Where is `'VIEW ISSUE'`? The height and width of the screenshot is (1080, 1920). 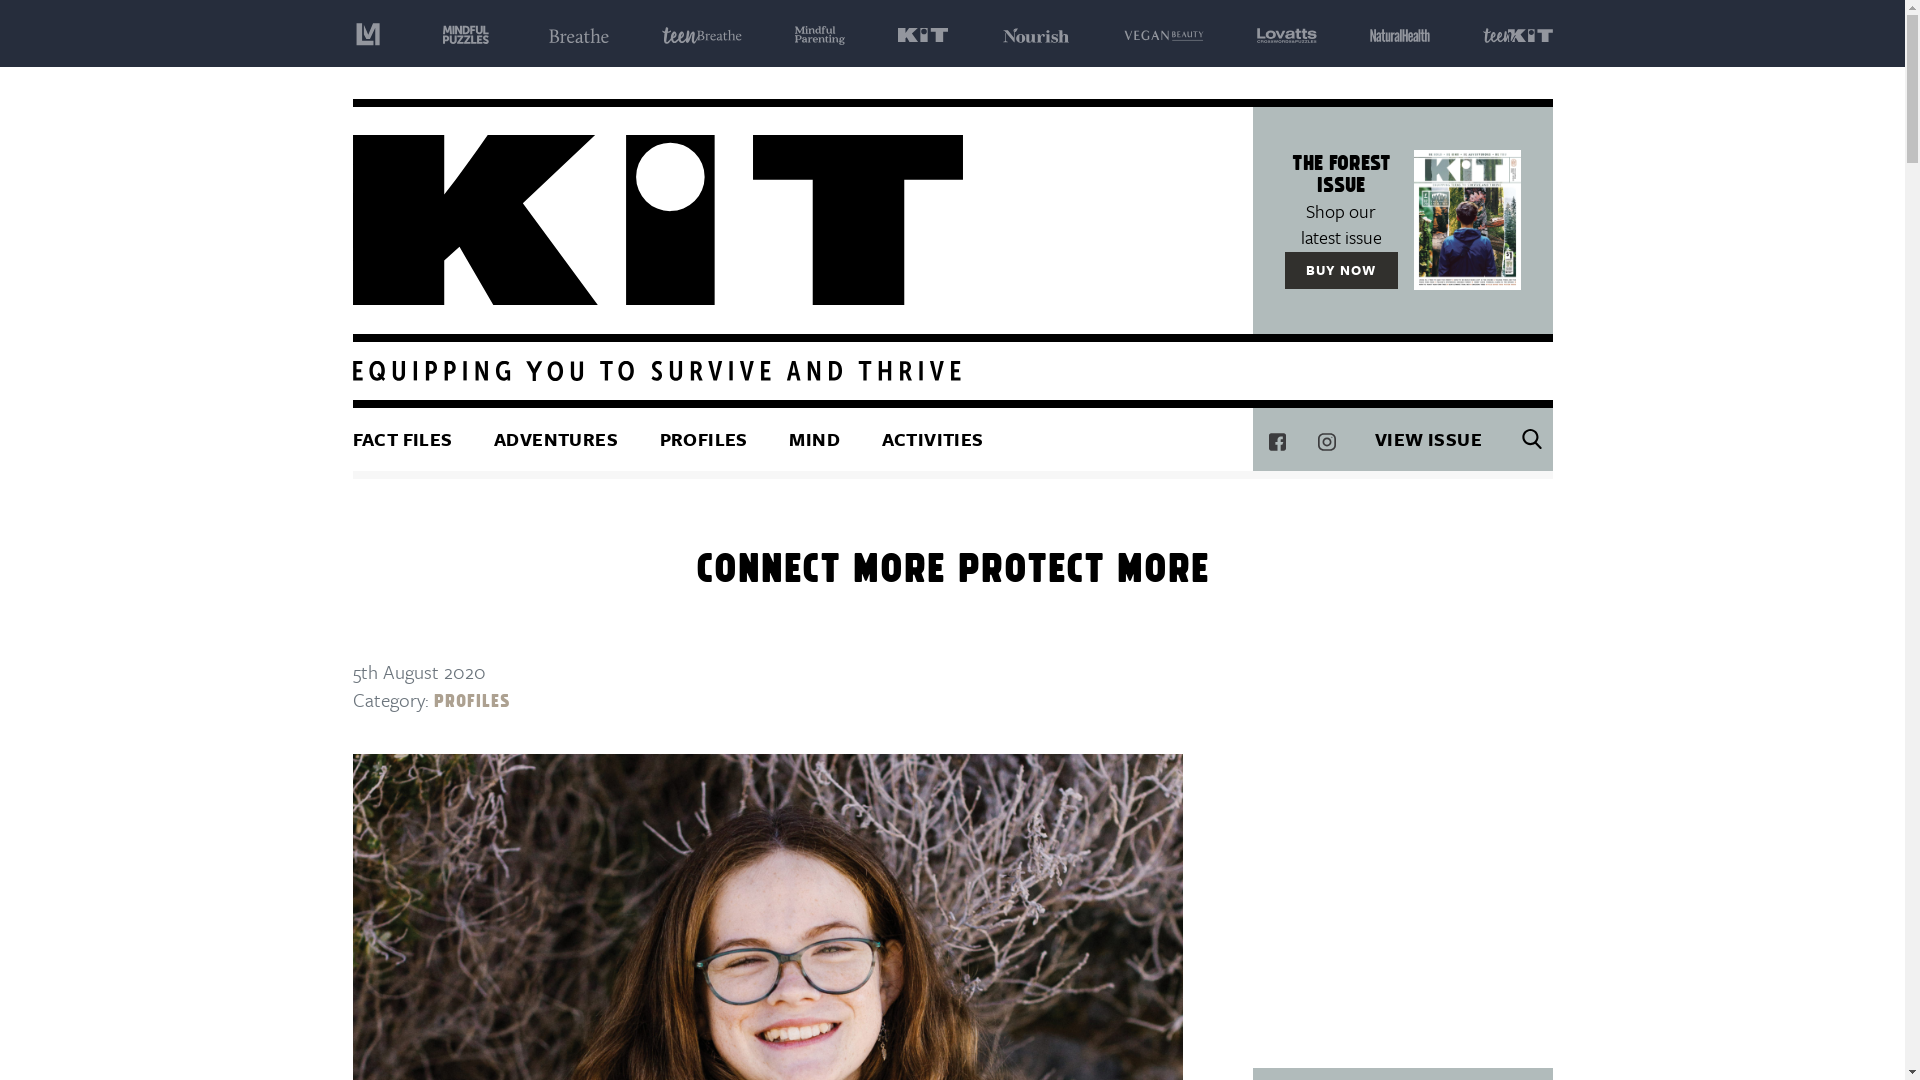
'VIEW ISSUE' is located at coordinates (1428, 438).